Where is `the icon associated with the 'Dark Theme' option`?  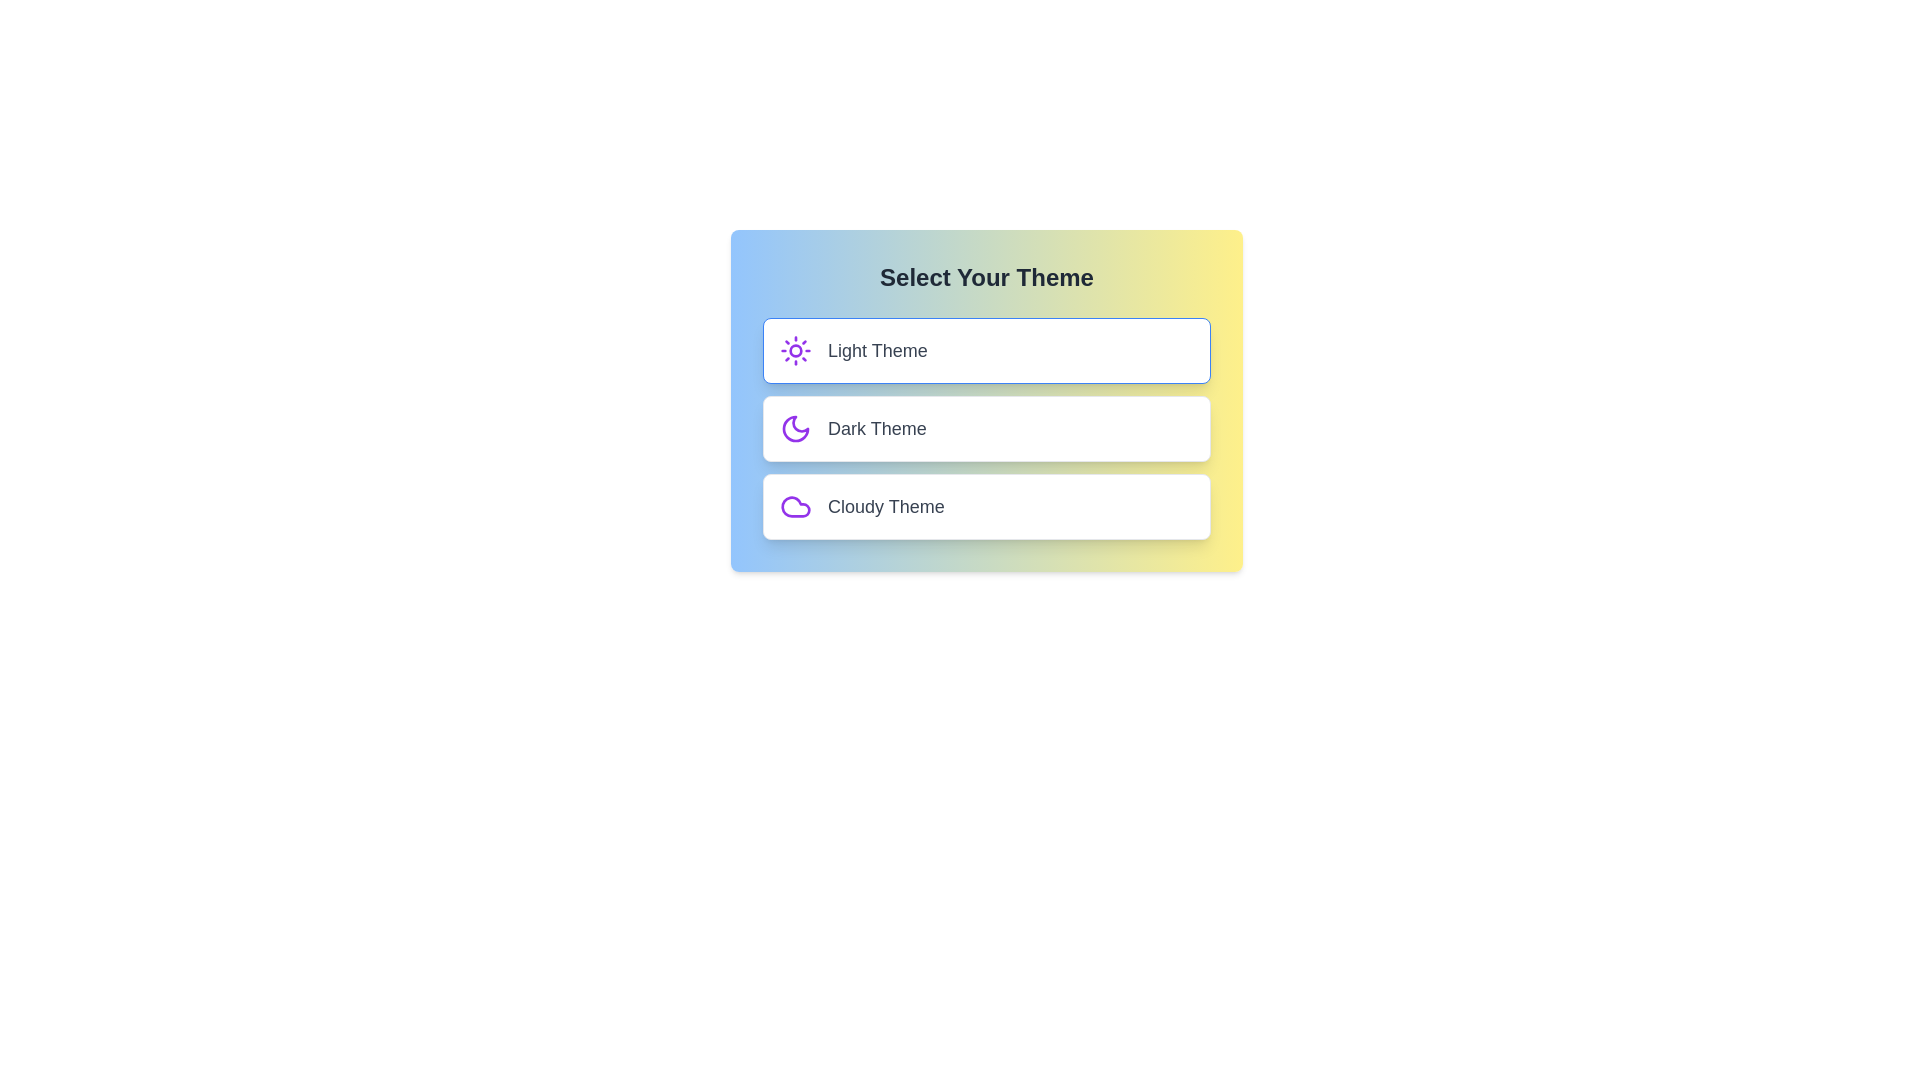 the icon associated with the 'Dark Theme' option is located at coordinates (795, 427).